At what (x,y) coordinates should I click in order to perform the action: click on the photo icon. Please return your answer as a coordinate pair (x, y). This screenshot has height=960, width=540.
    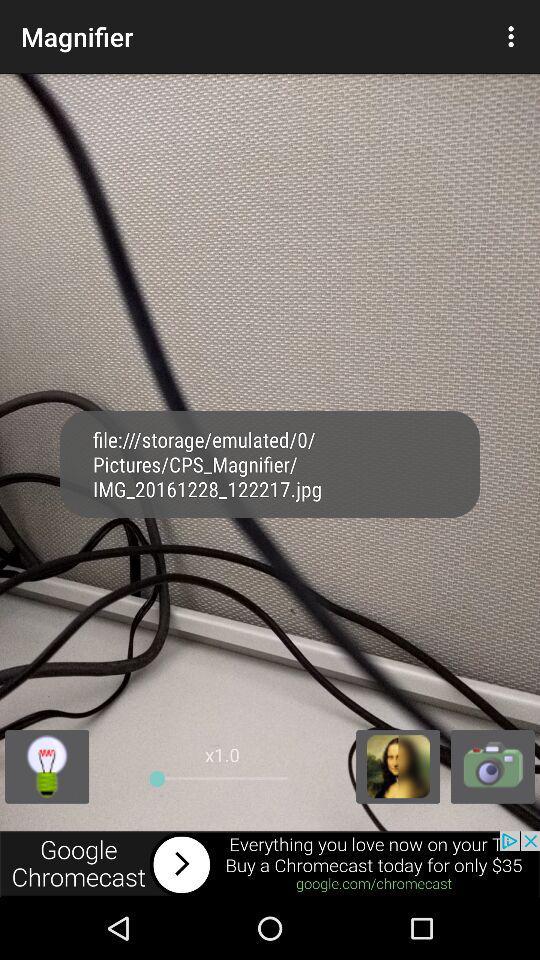
    Looking at the image, I should click on (491, 820).